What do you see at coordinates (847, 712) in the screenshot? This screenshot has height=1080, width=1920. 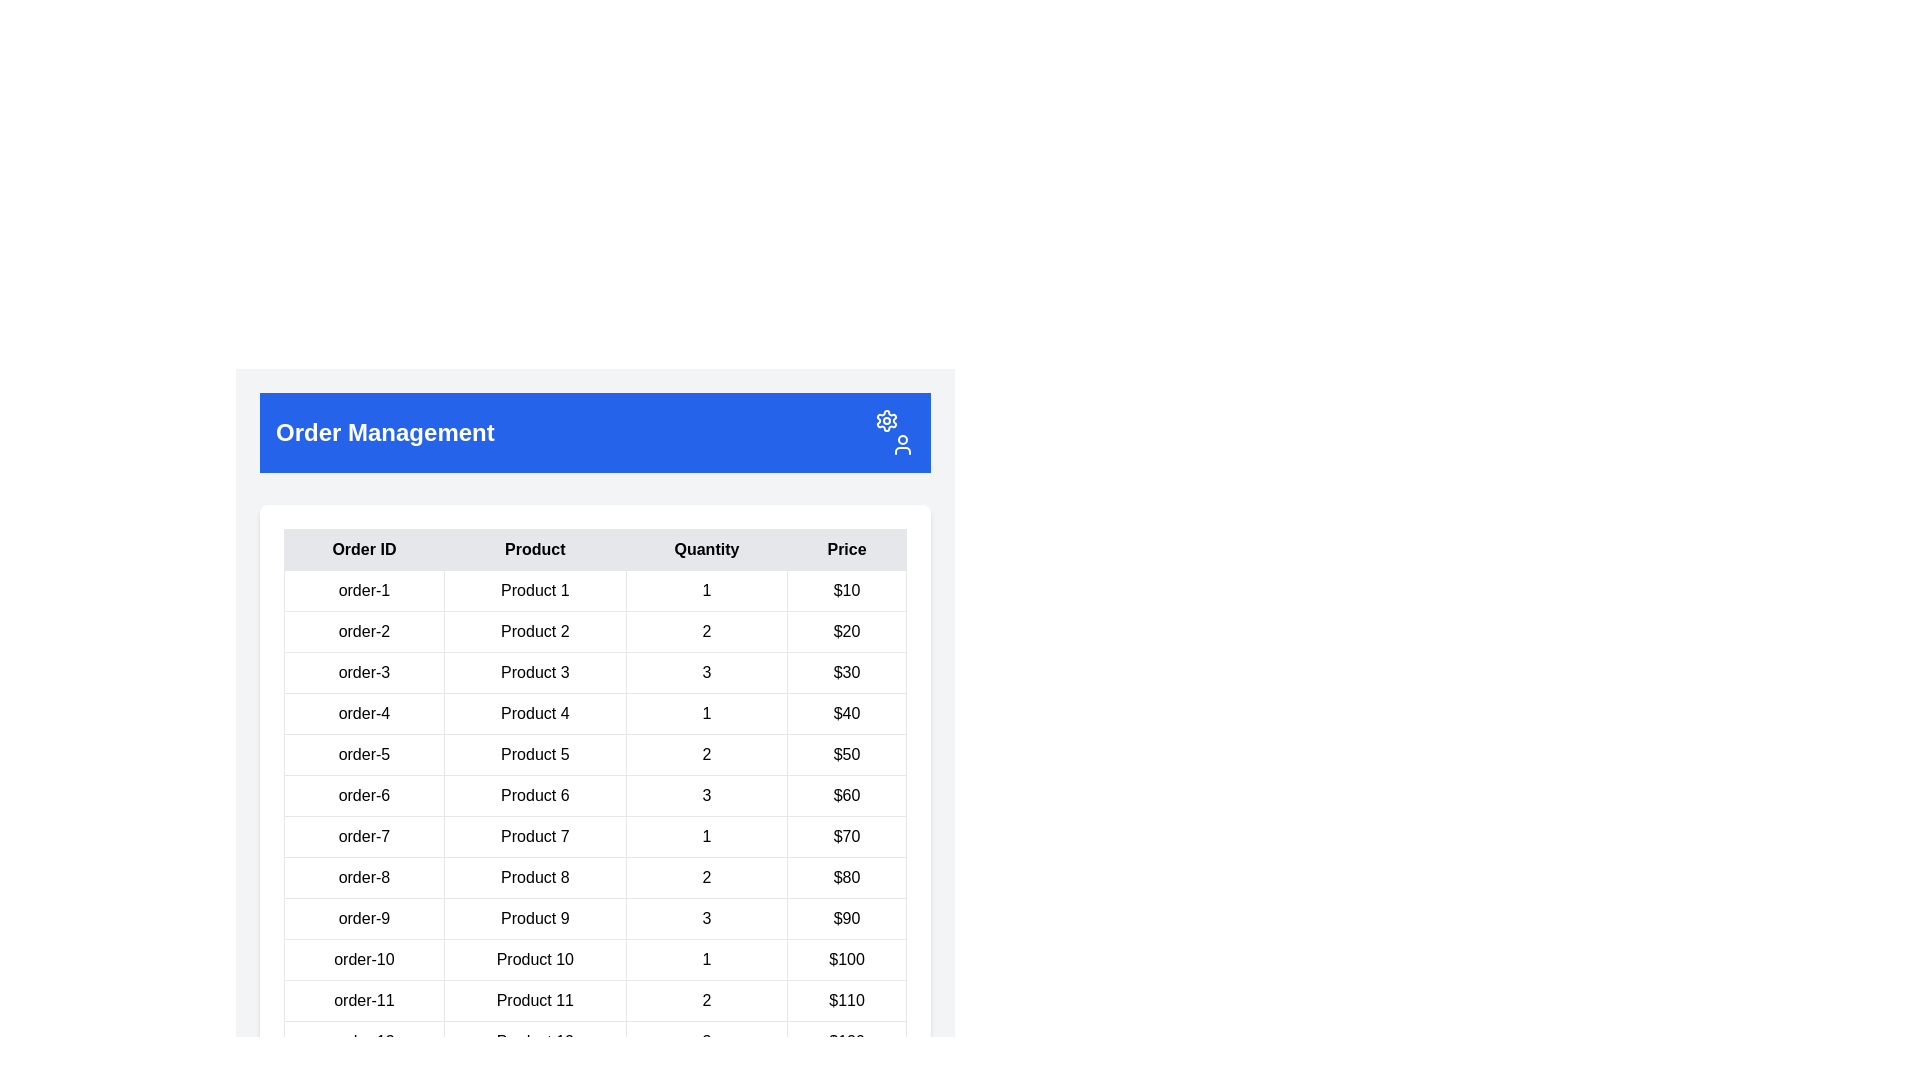 I see `the text field displaying the value '$40', located in the fourth row of a table under the 'Price' column` at bounding box center [847, 712].